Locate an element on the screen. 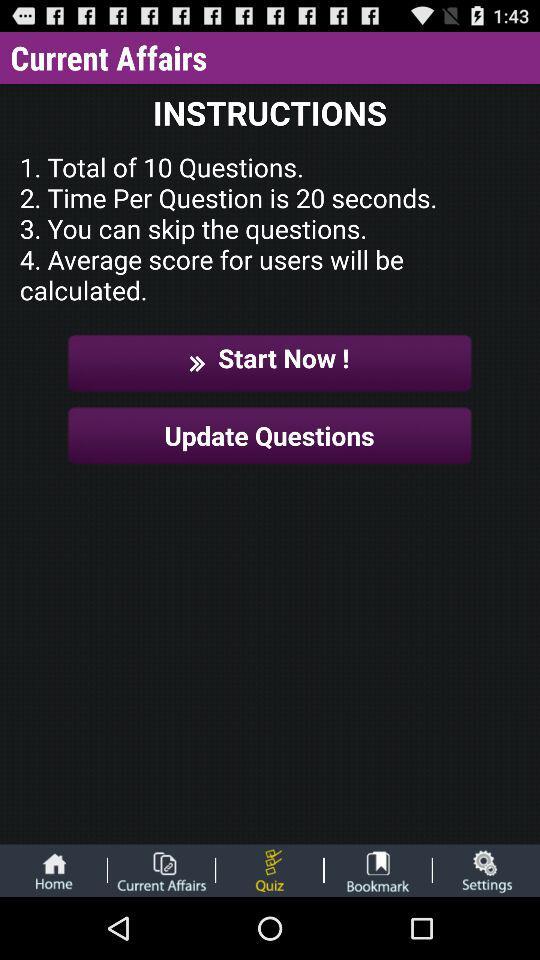 The width and height of the screenshot is (540, 960). the icon below the update questions is located at coordinates (53, 869).